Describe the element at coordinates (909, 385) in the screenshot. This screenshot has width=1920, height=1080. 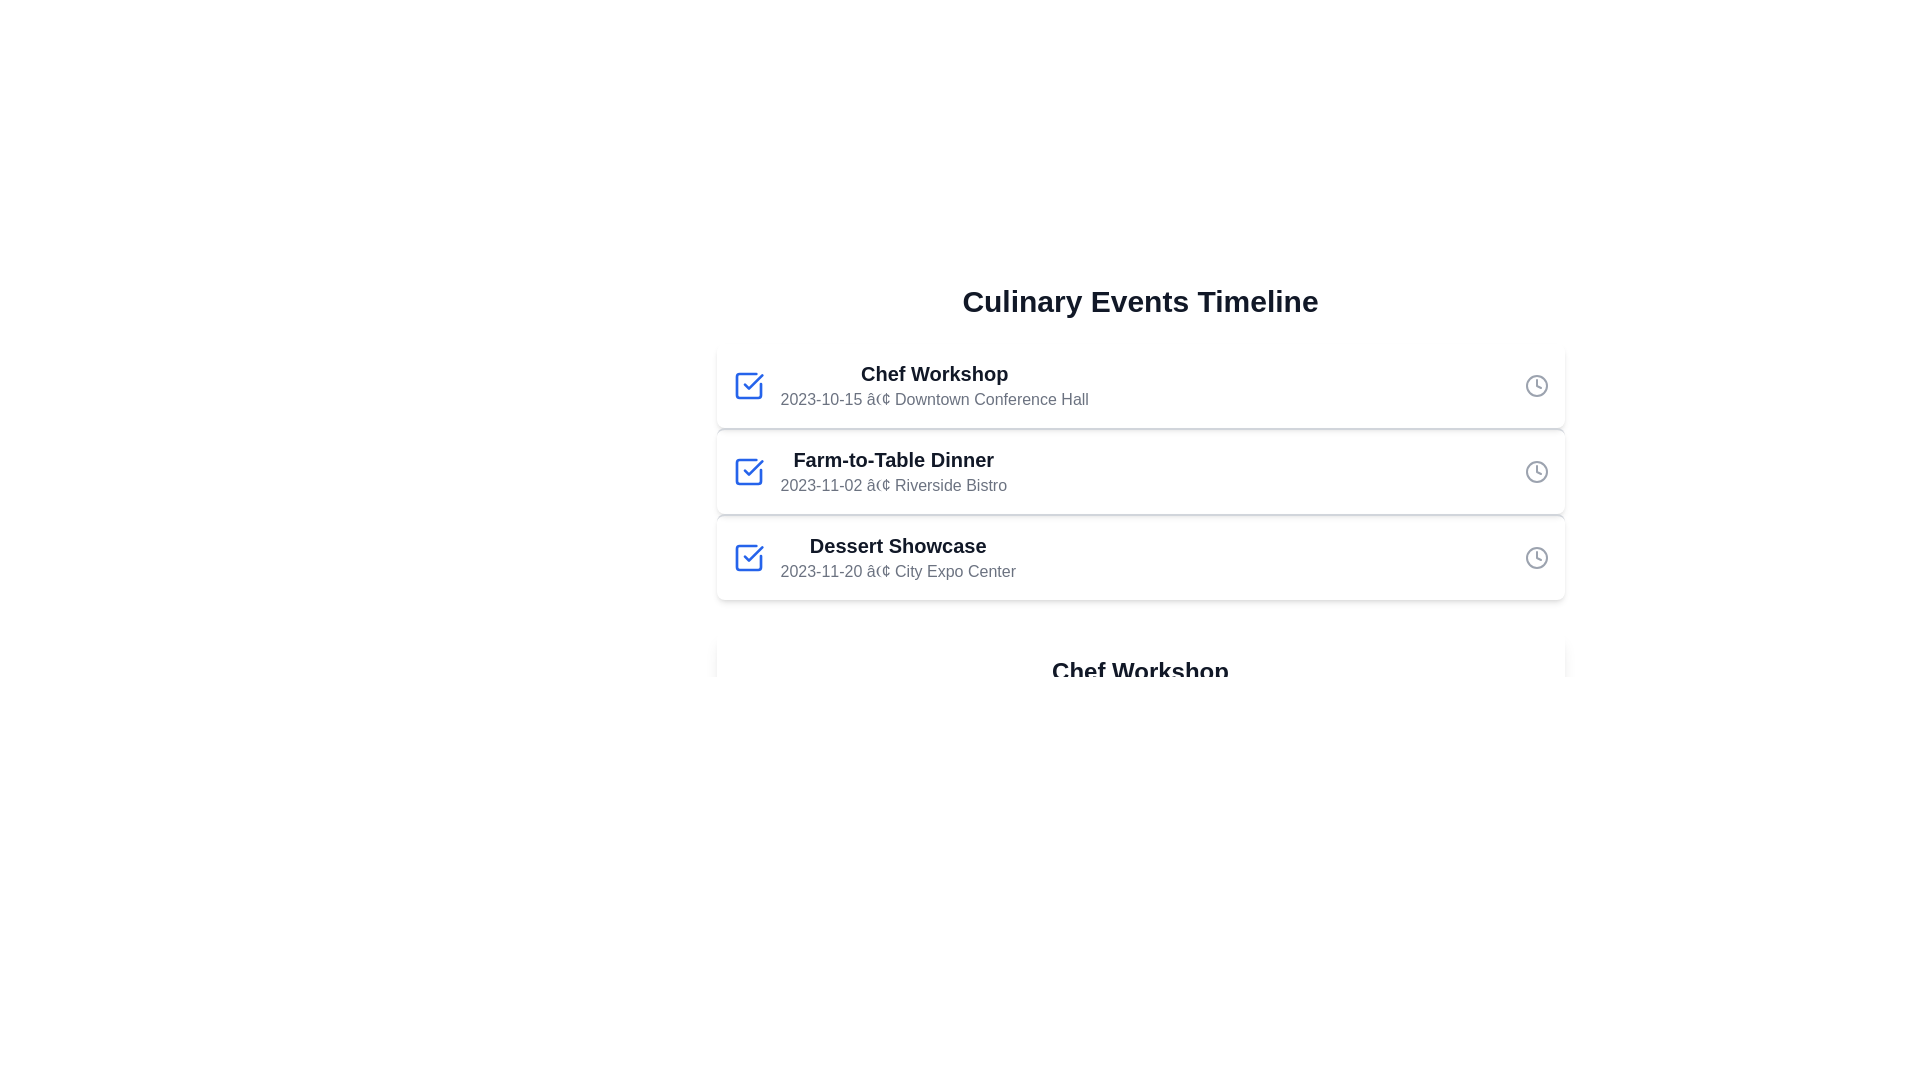
I see `the first list item labeled 'Chef Workshop'` at that location.